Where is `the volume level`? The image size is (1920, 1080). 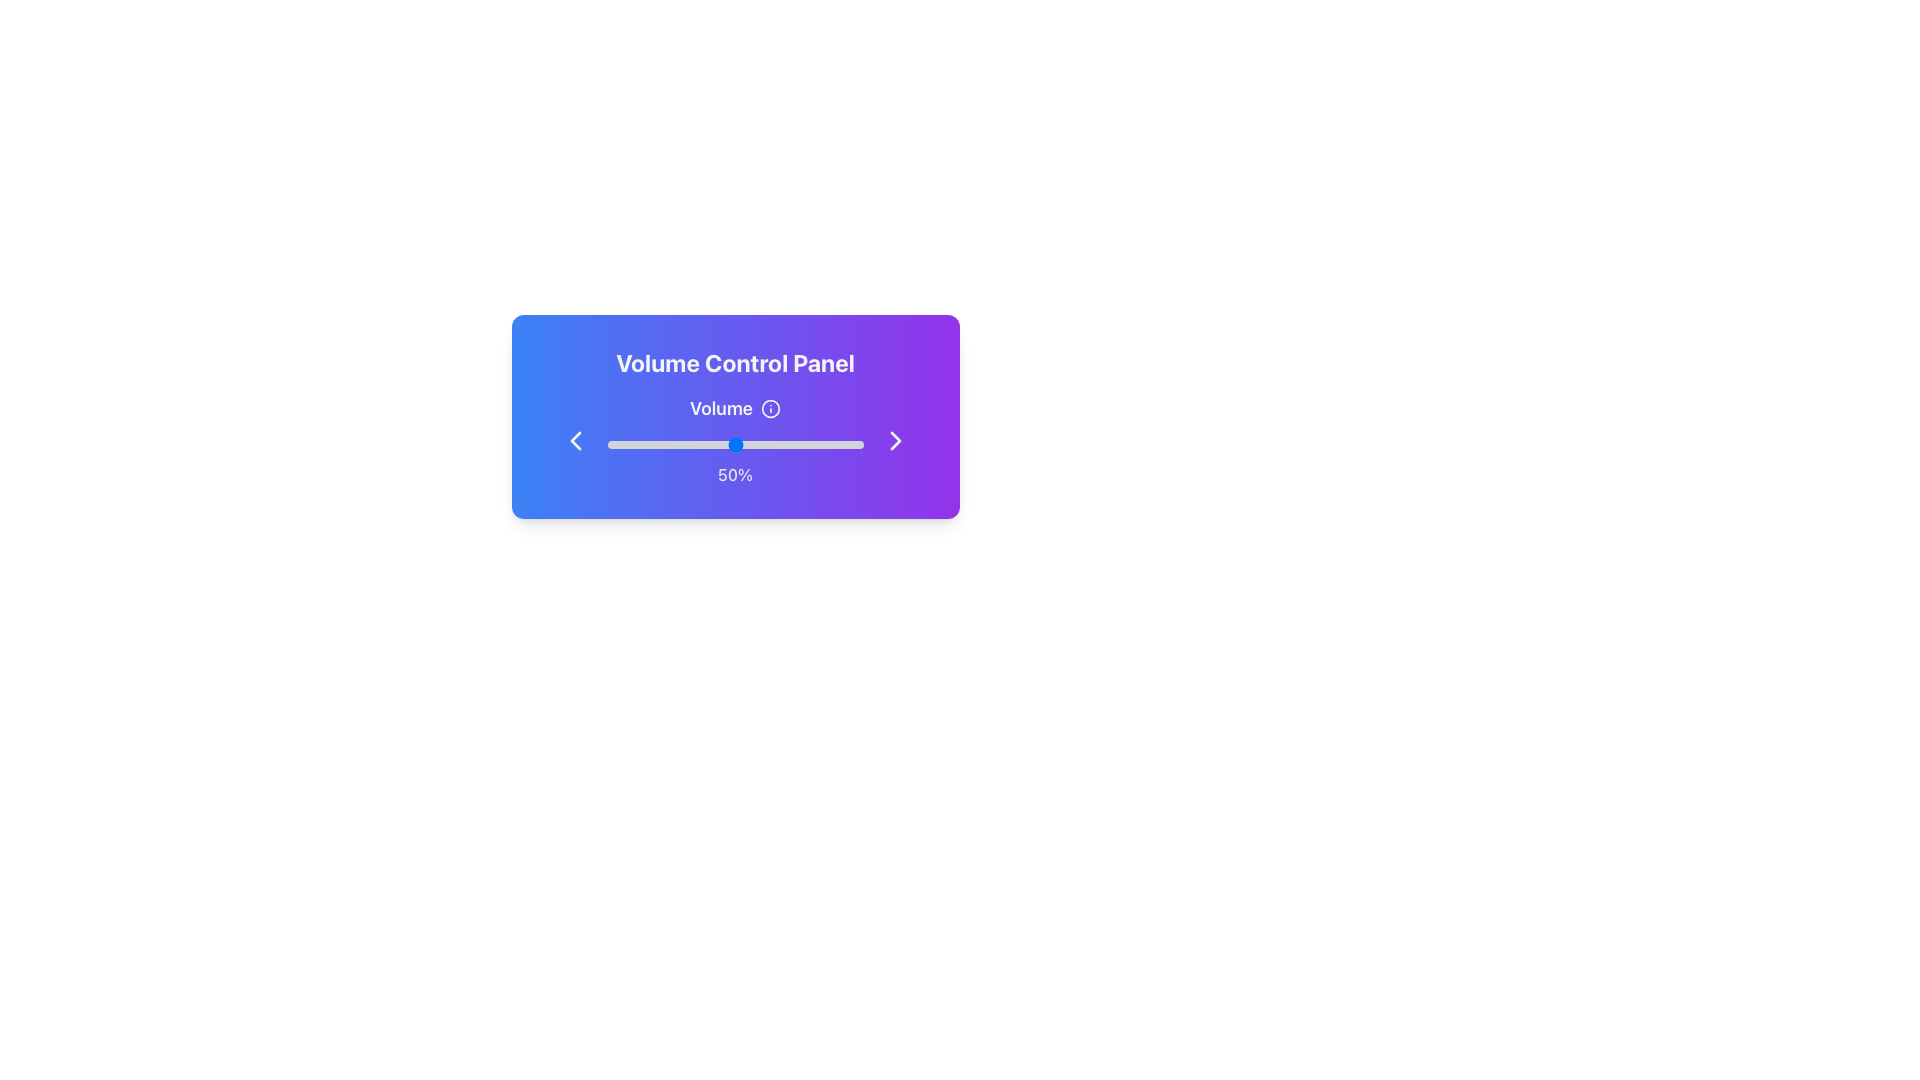 the volume level is located at coordinates (830, 443).